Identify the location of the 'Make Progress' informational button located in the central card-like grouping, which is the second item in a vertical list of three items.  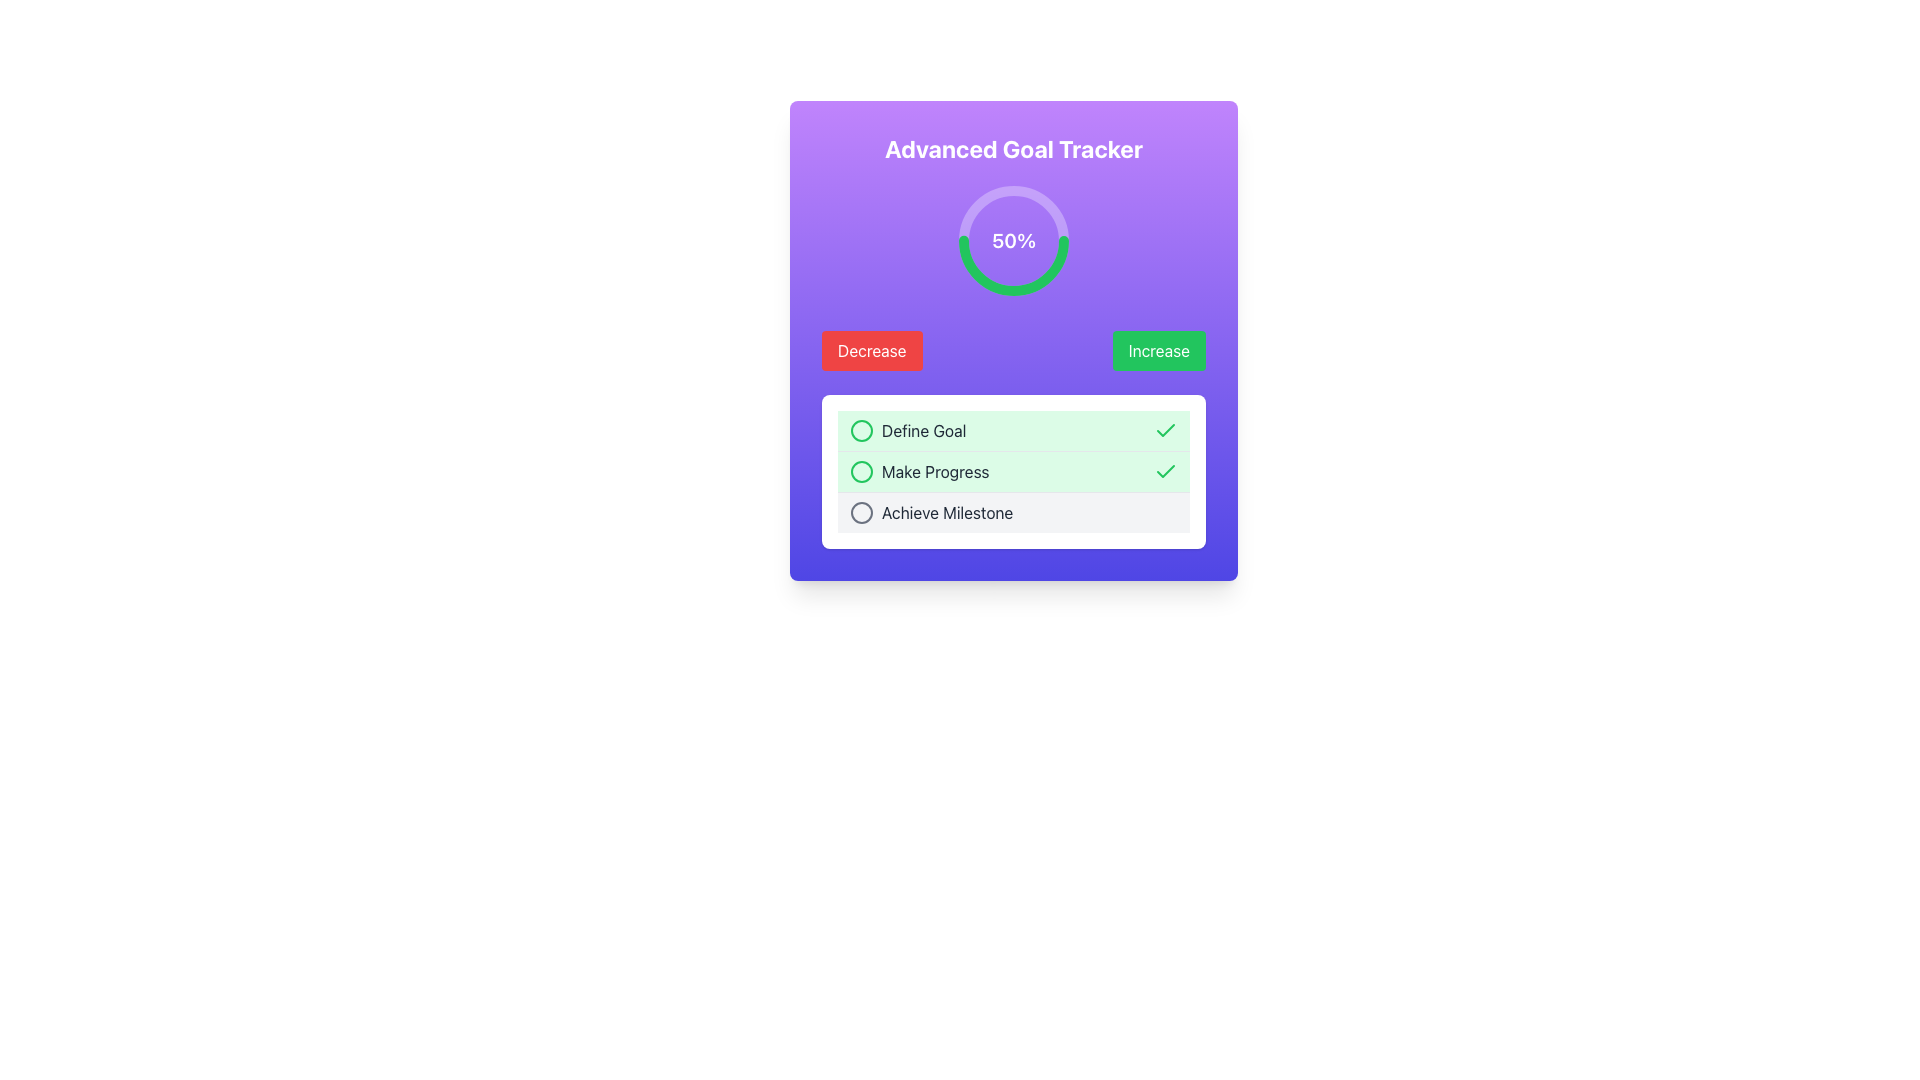
(1013, 470).